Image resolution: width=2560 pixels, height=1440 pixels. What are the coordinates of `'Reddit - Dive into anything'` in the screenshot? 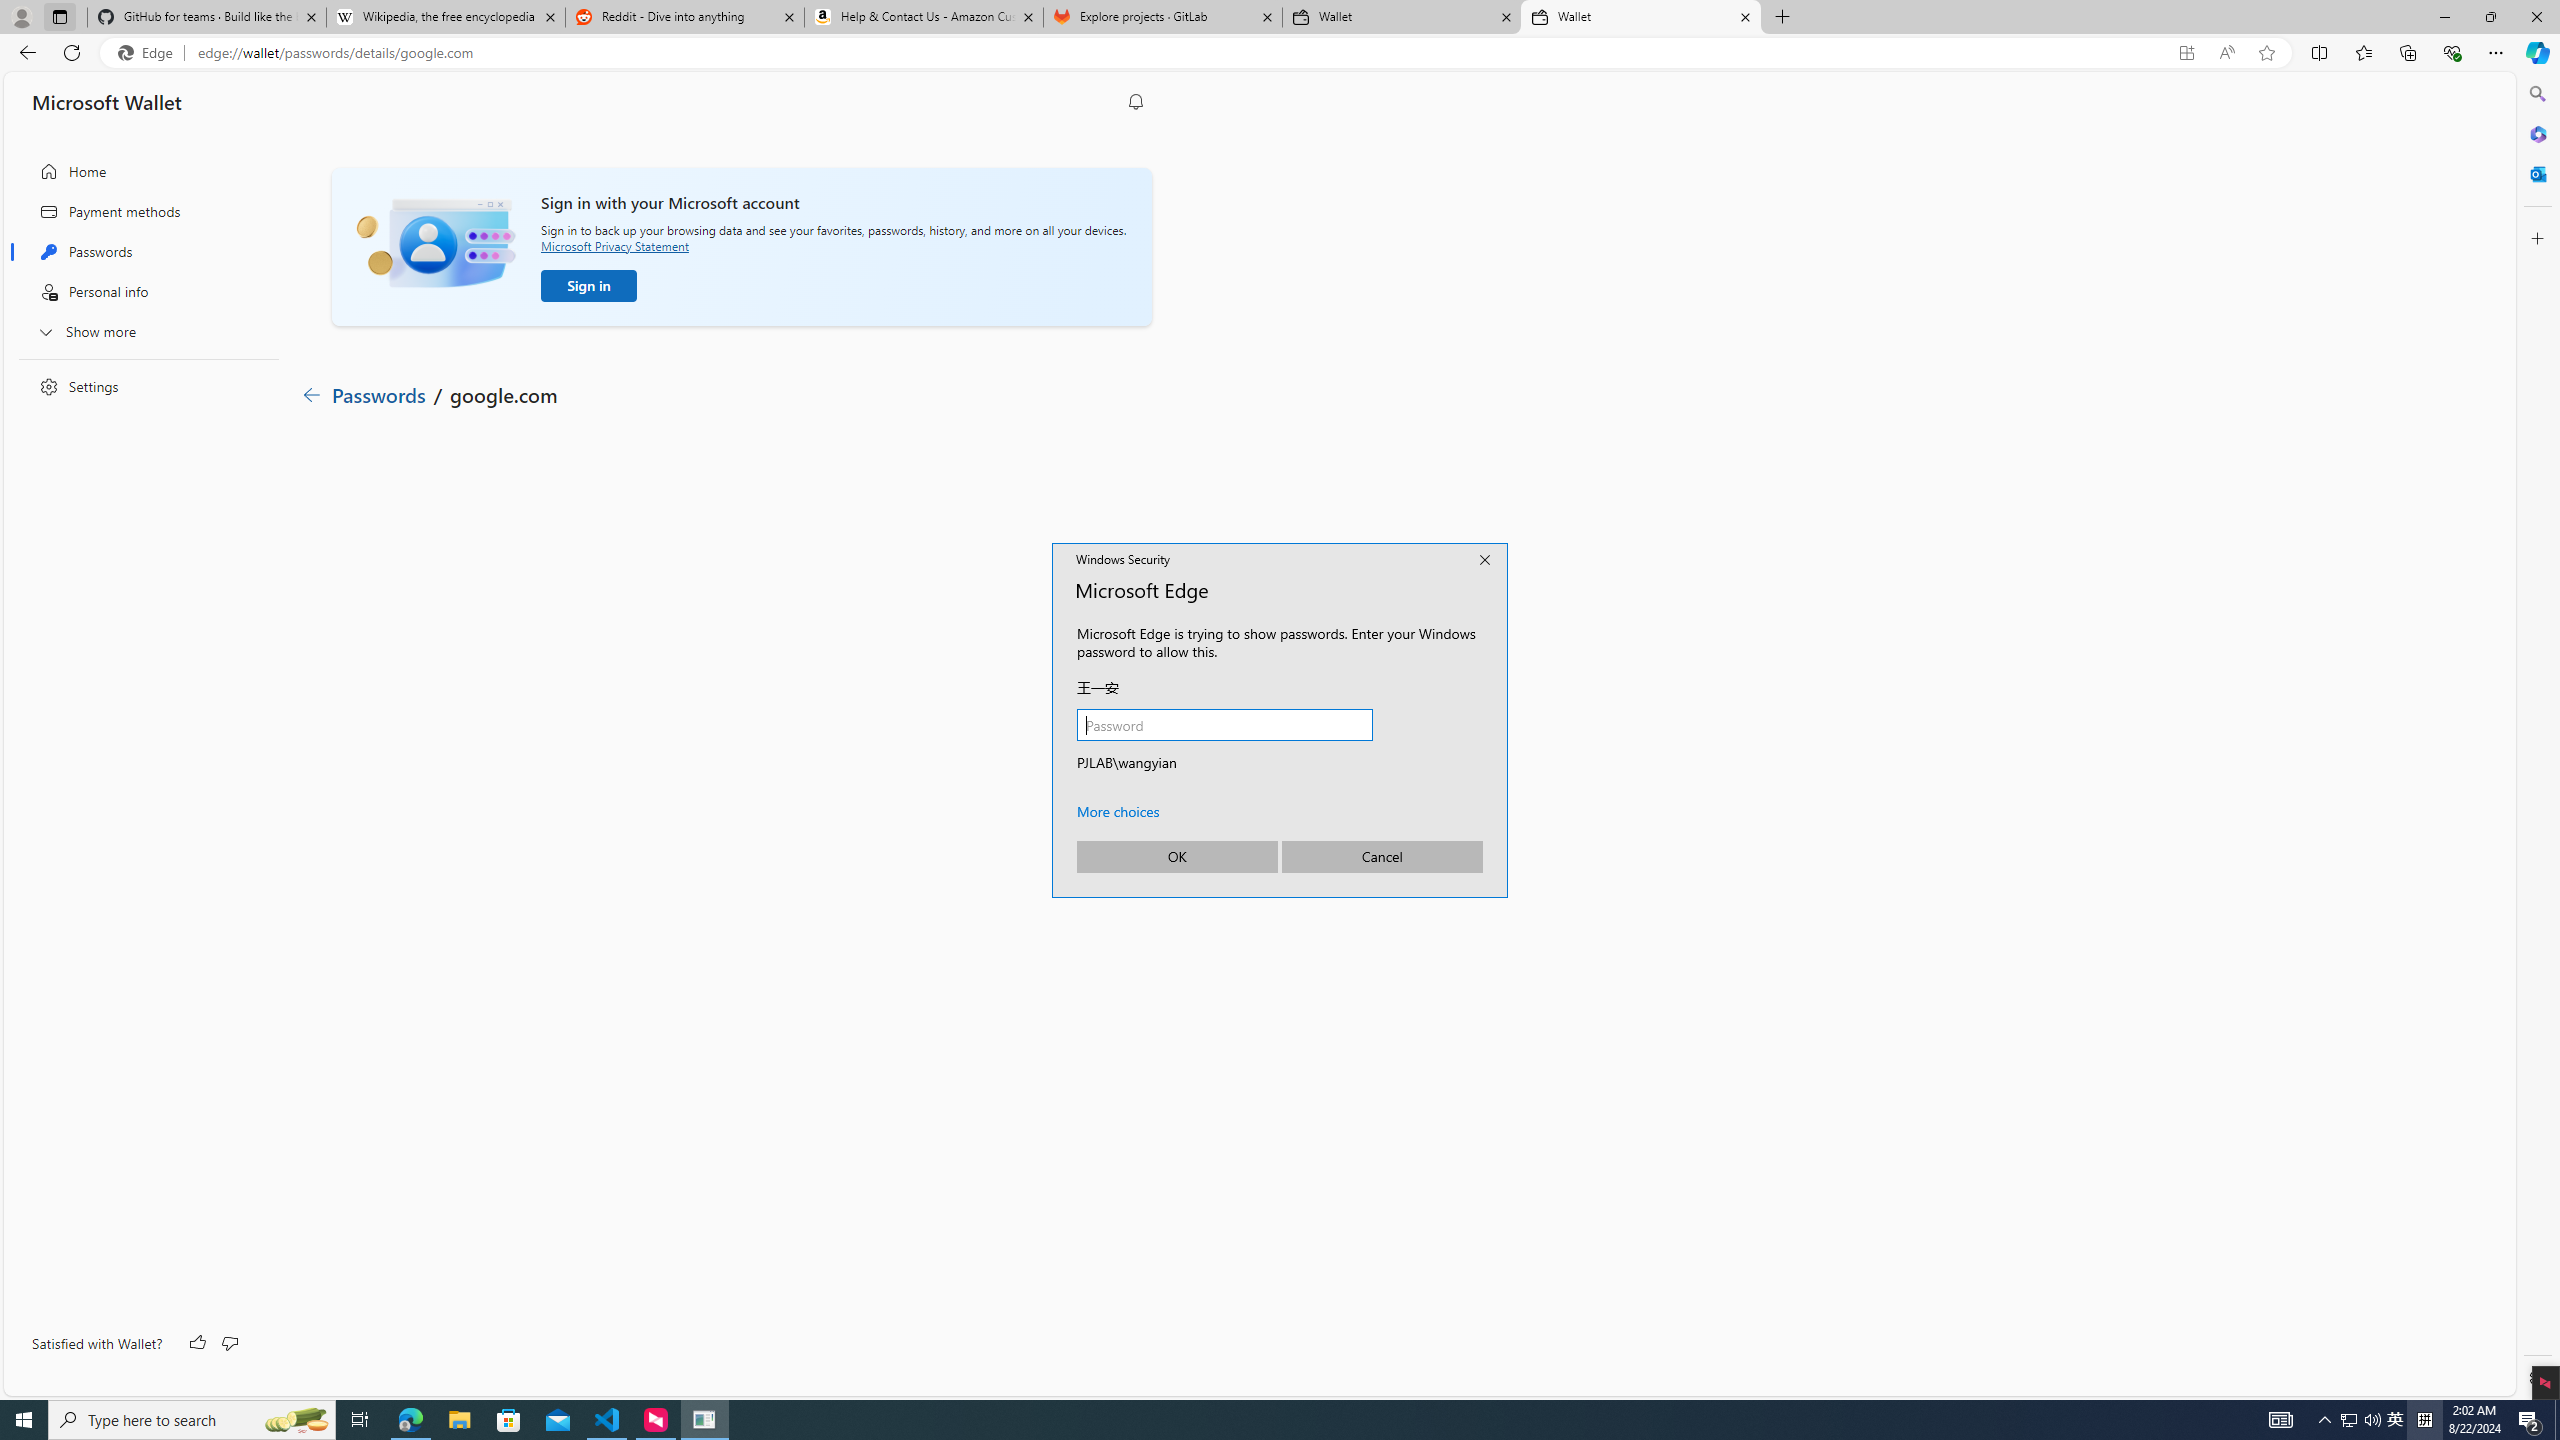 It's located at (685, 16).